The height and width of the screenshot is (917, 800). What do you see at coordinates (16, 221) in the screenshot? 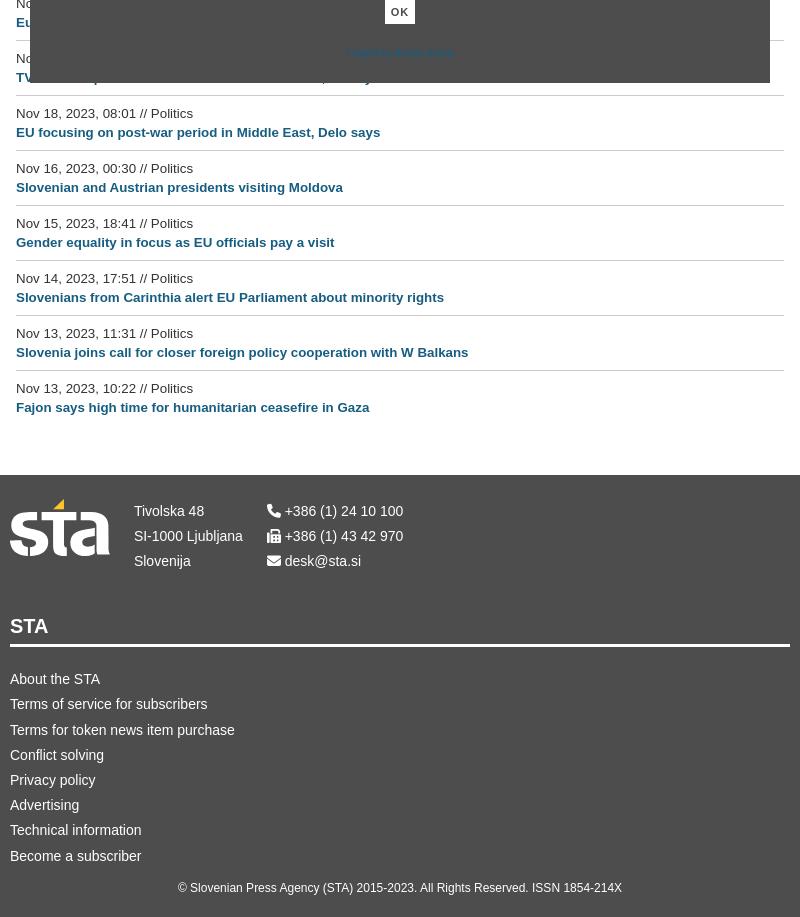
I see `'Nov 15, 2023, 18:41'` at bounding box center [16, 221].